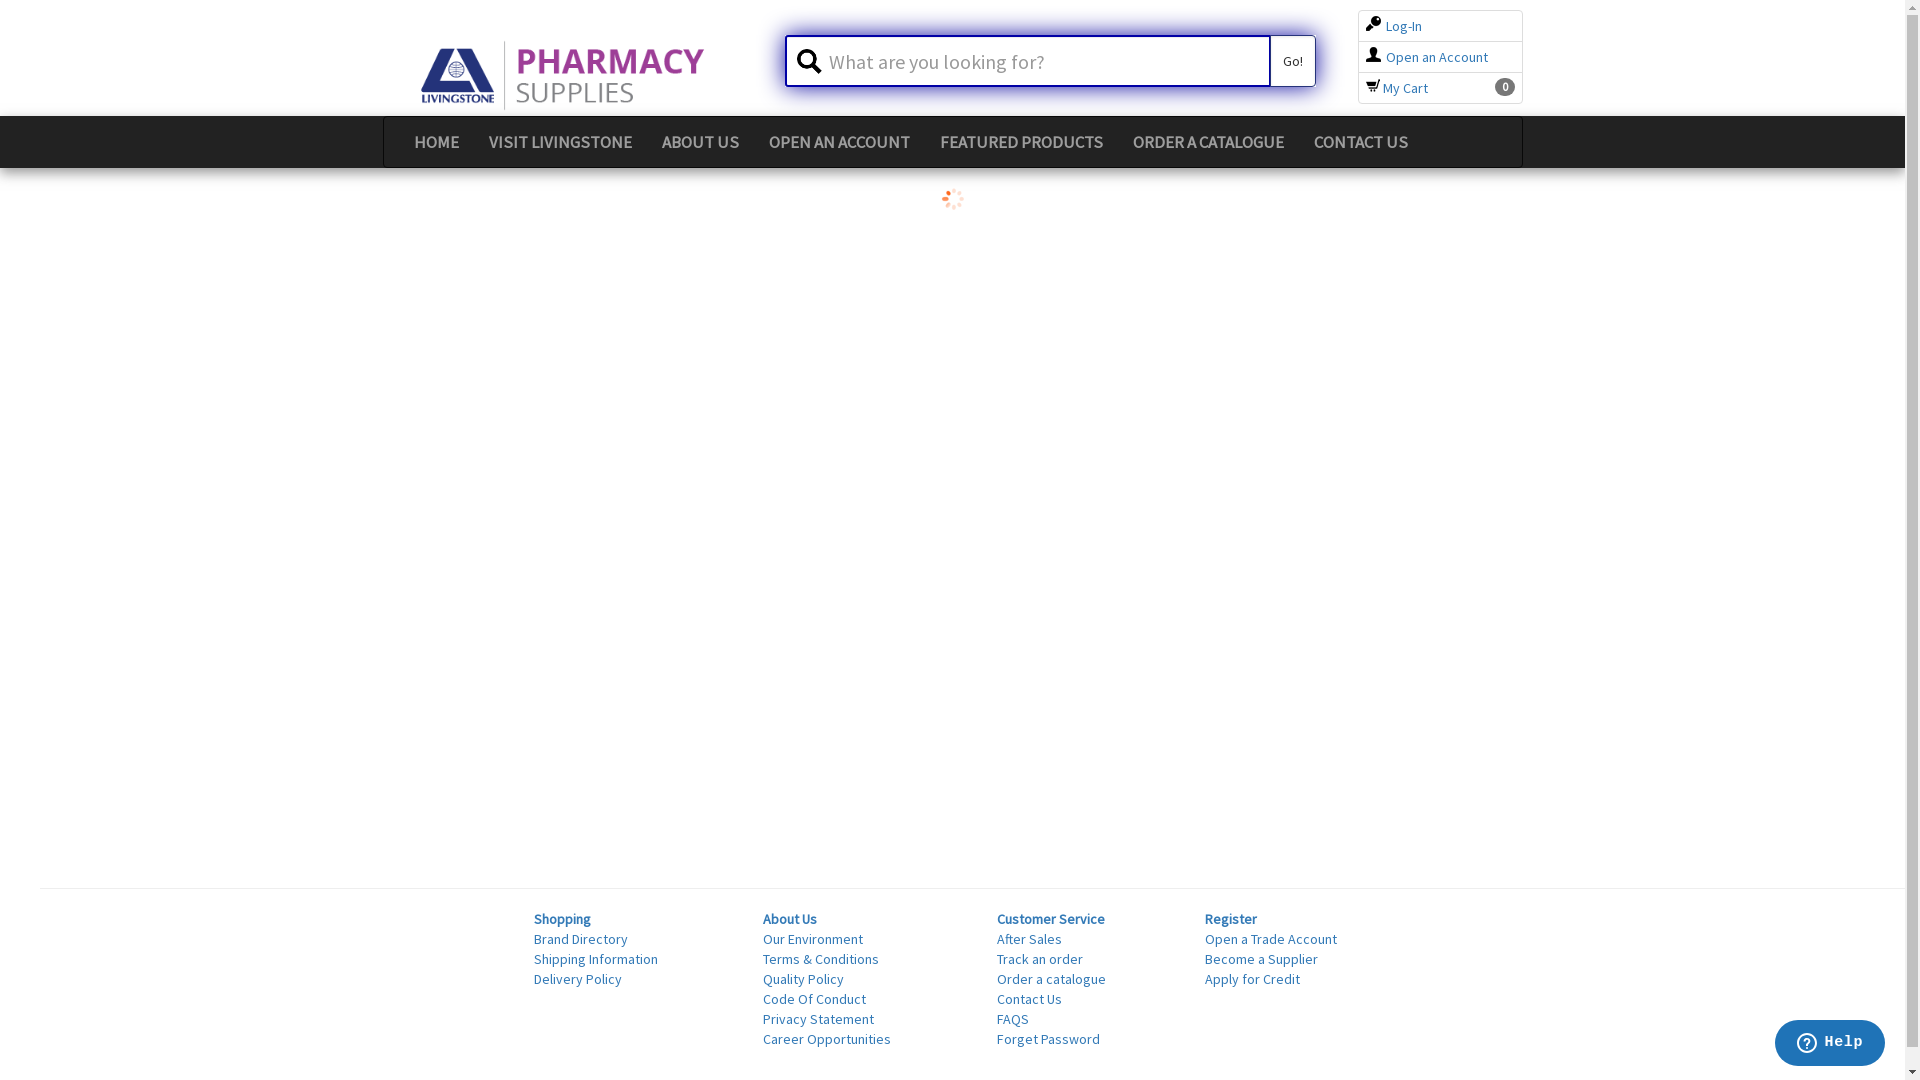 The image size is (1920, 1080). Describe the element at coordinates (762, 978) in the screenshot. I see `'Quality Policy'` at that location.